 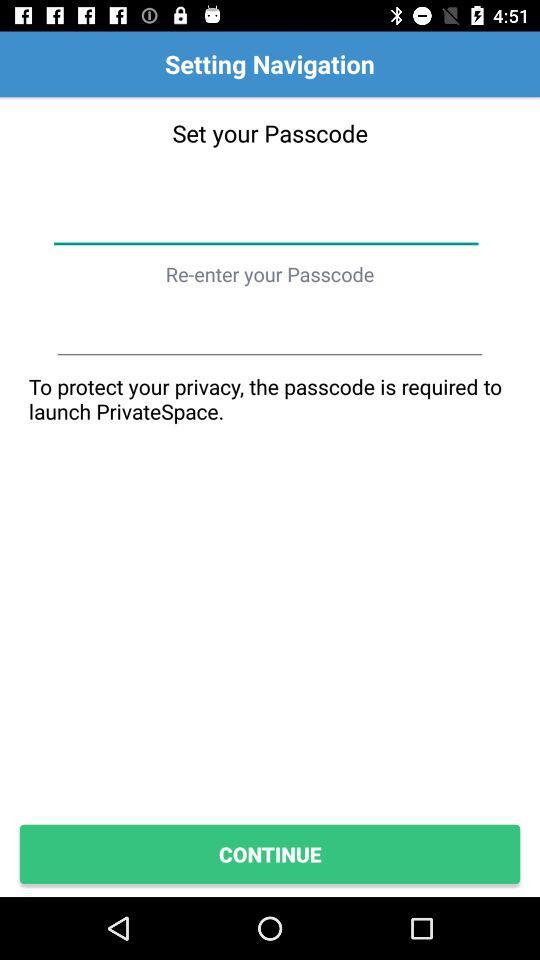 What do you see at coordinates (270, 853) in the screenshot?
I see `the continue` at bounding box center [270, 853].